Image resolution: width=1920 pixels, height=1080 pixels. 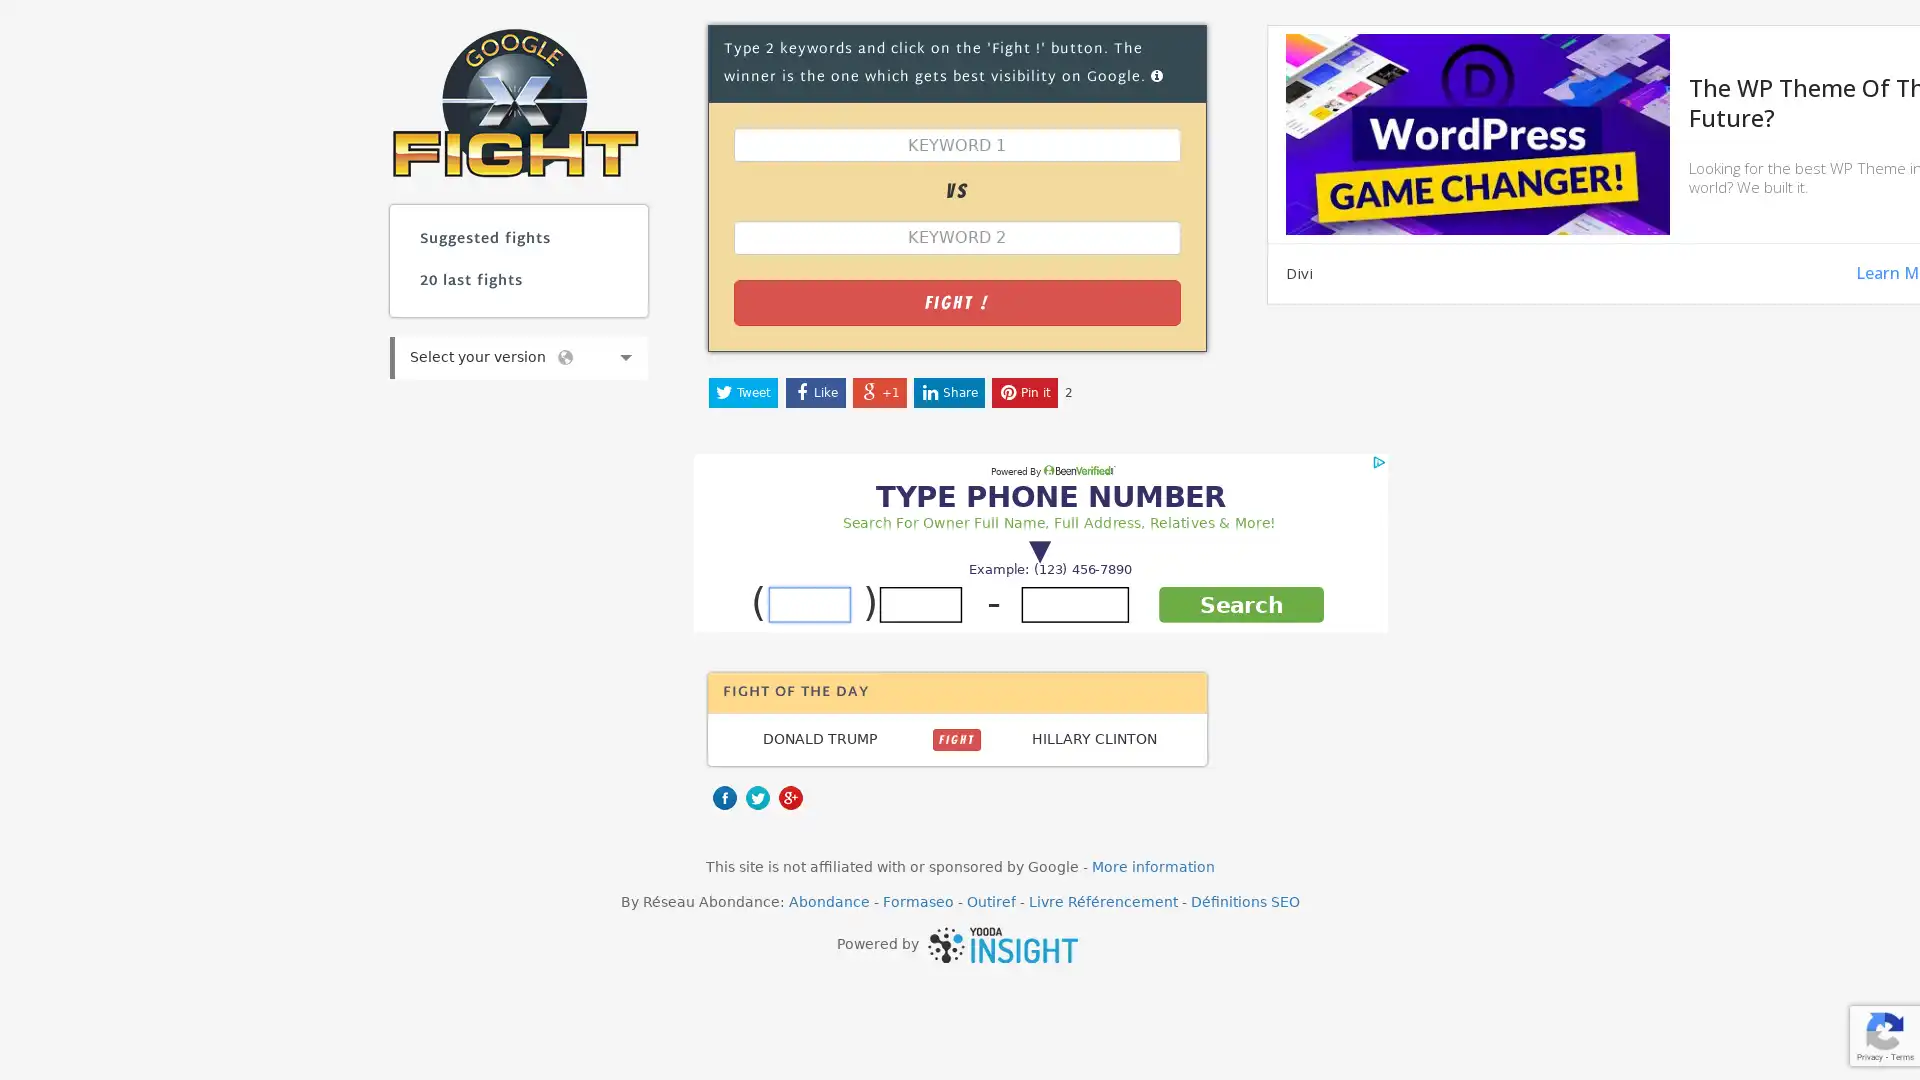 I want to click on Fight !, so click(x=955, y=301).